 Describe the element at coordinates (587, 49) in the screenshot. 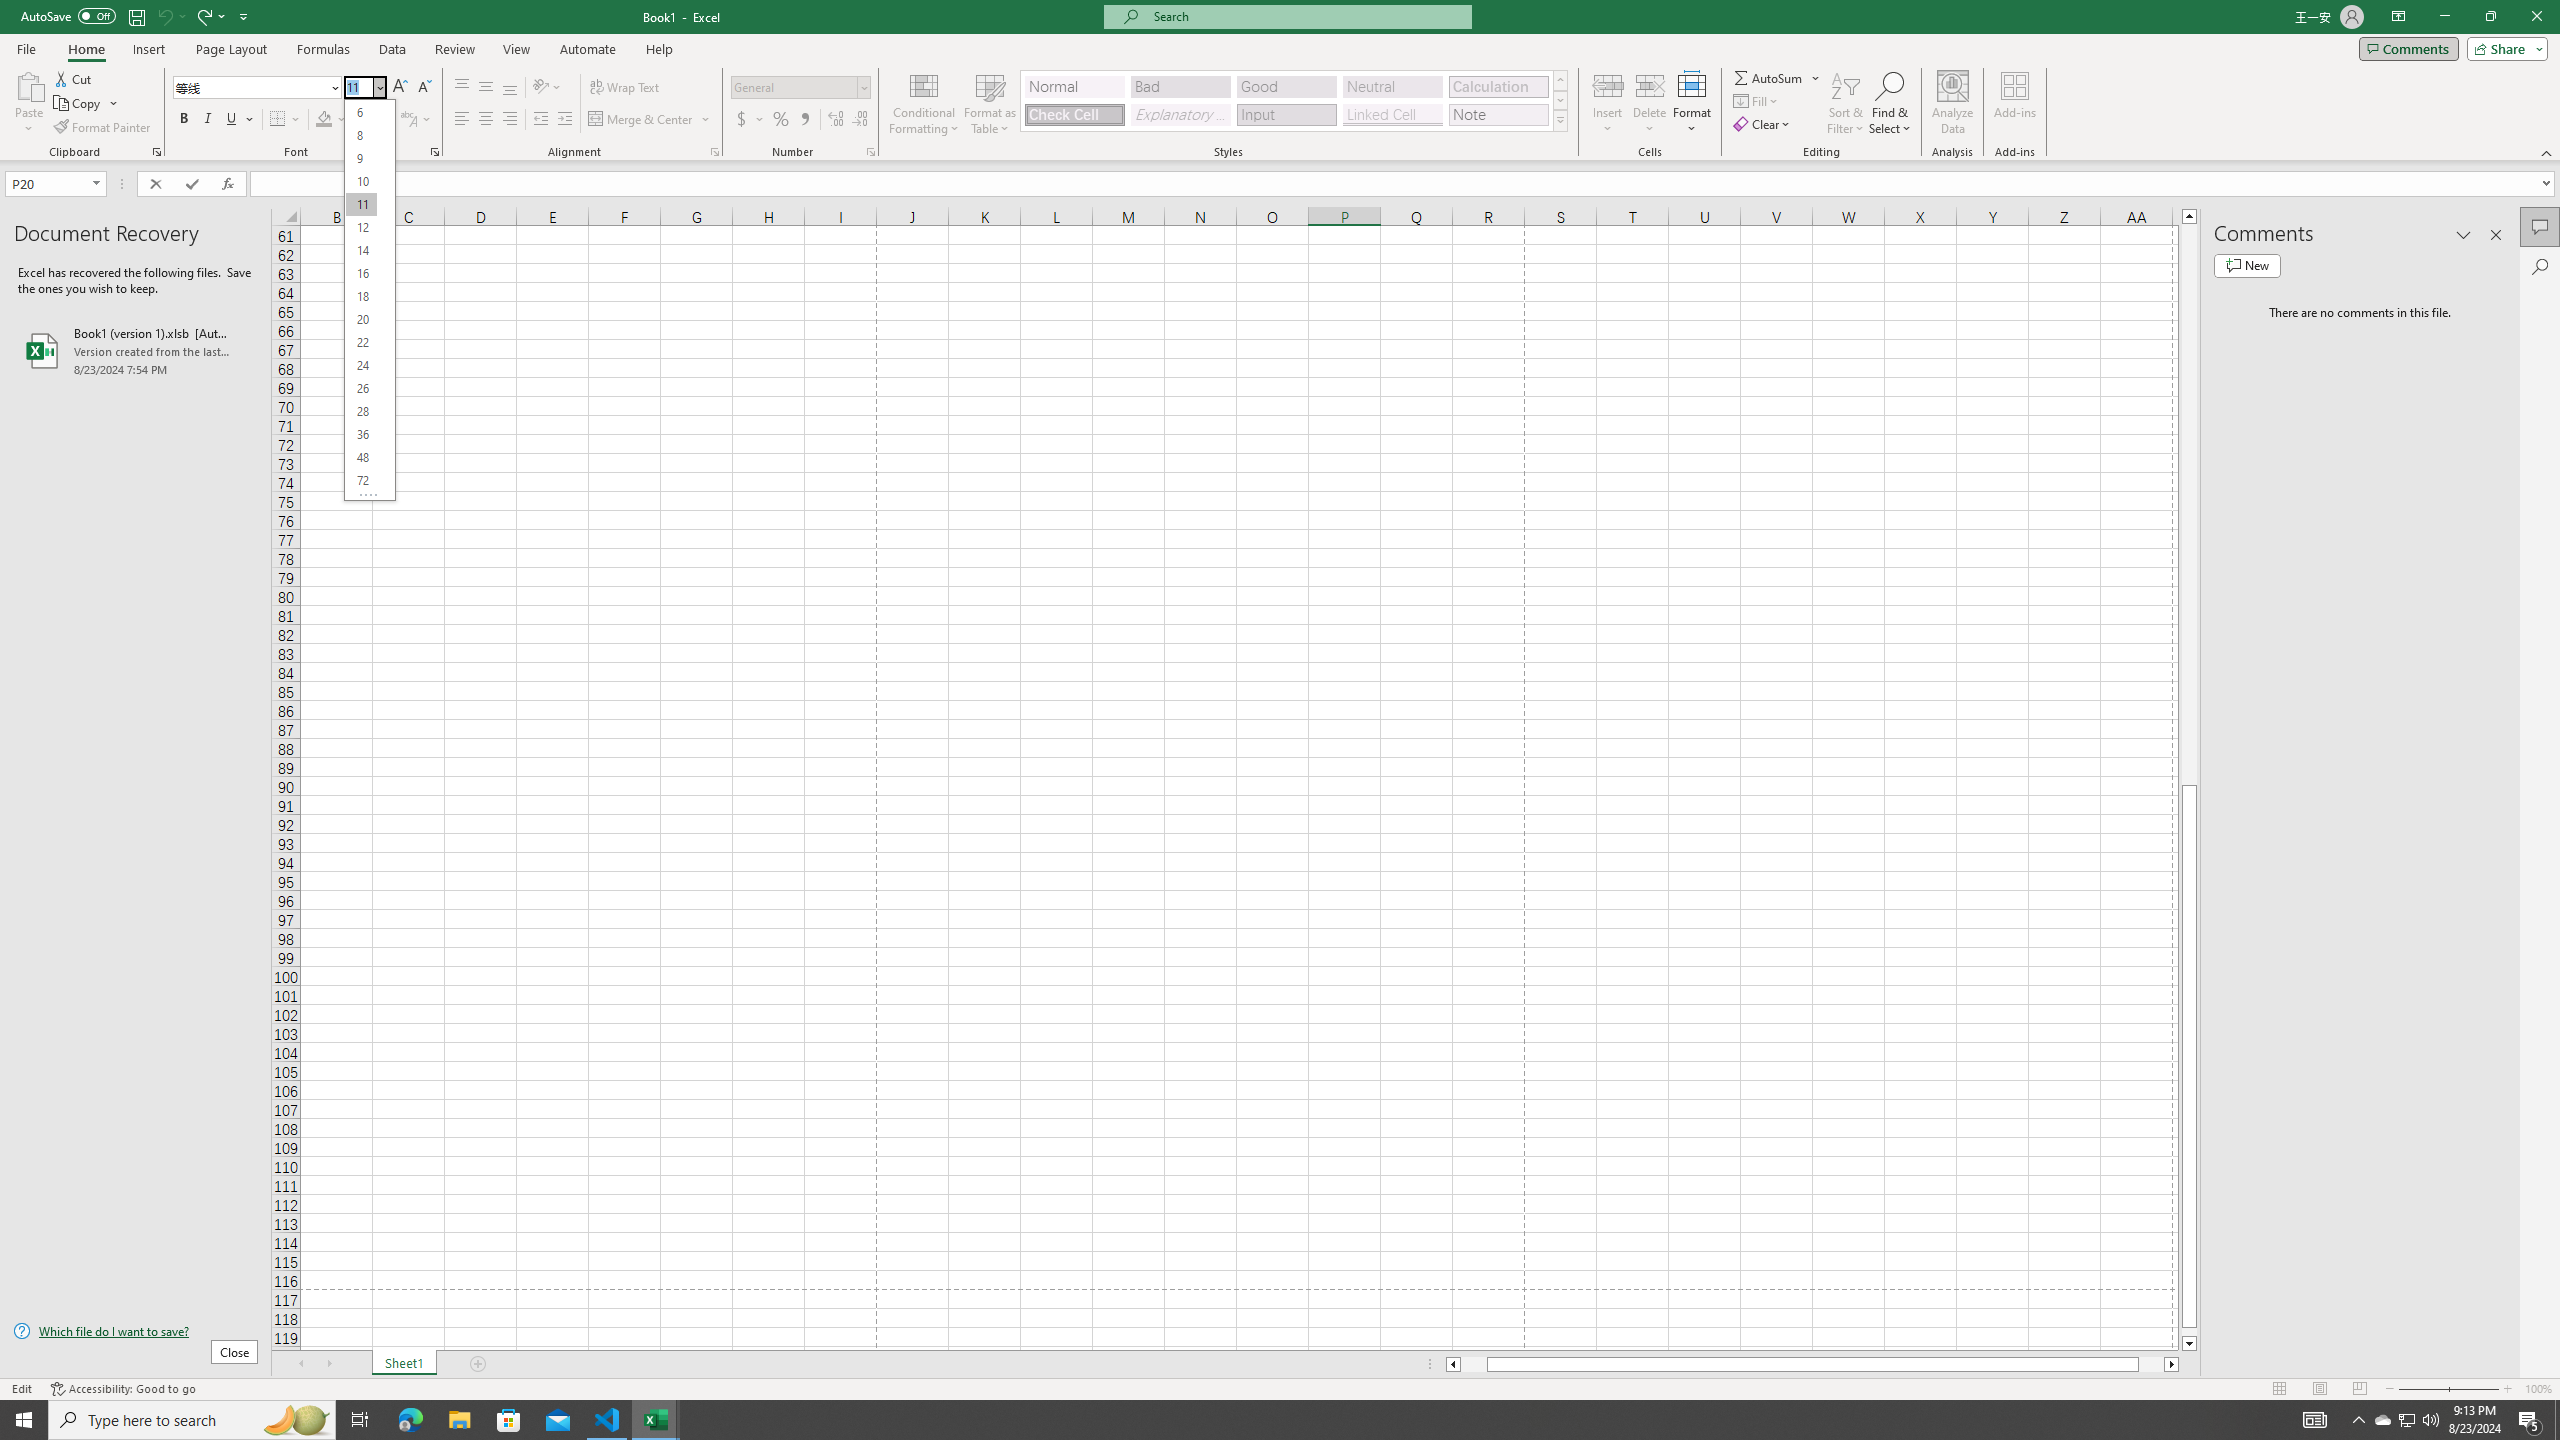

I see `'Automate'` at that location.